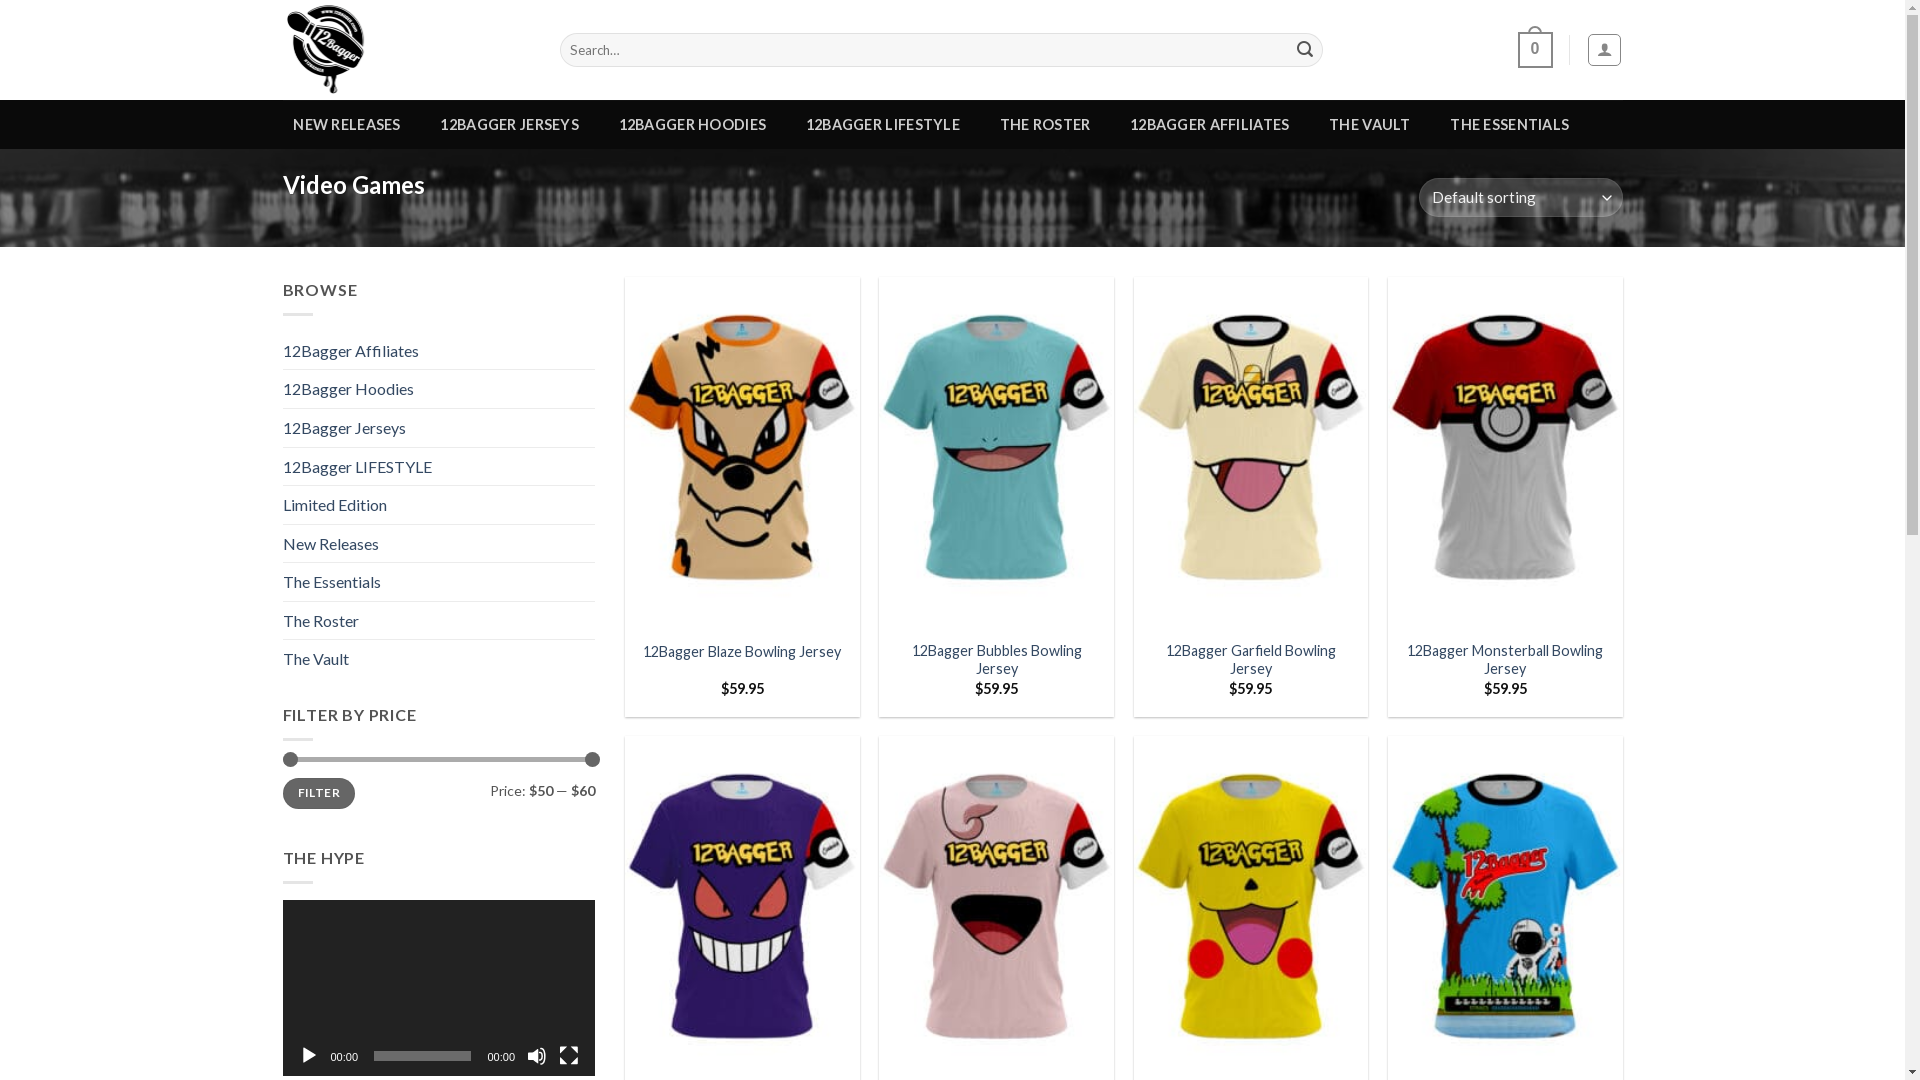 The image size is (1920, 1080). I want to click on '12Bagger LIFESTYLE', so click(437, 466).